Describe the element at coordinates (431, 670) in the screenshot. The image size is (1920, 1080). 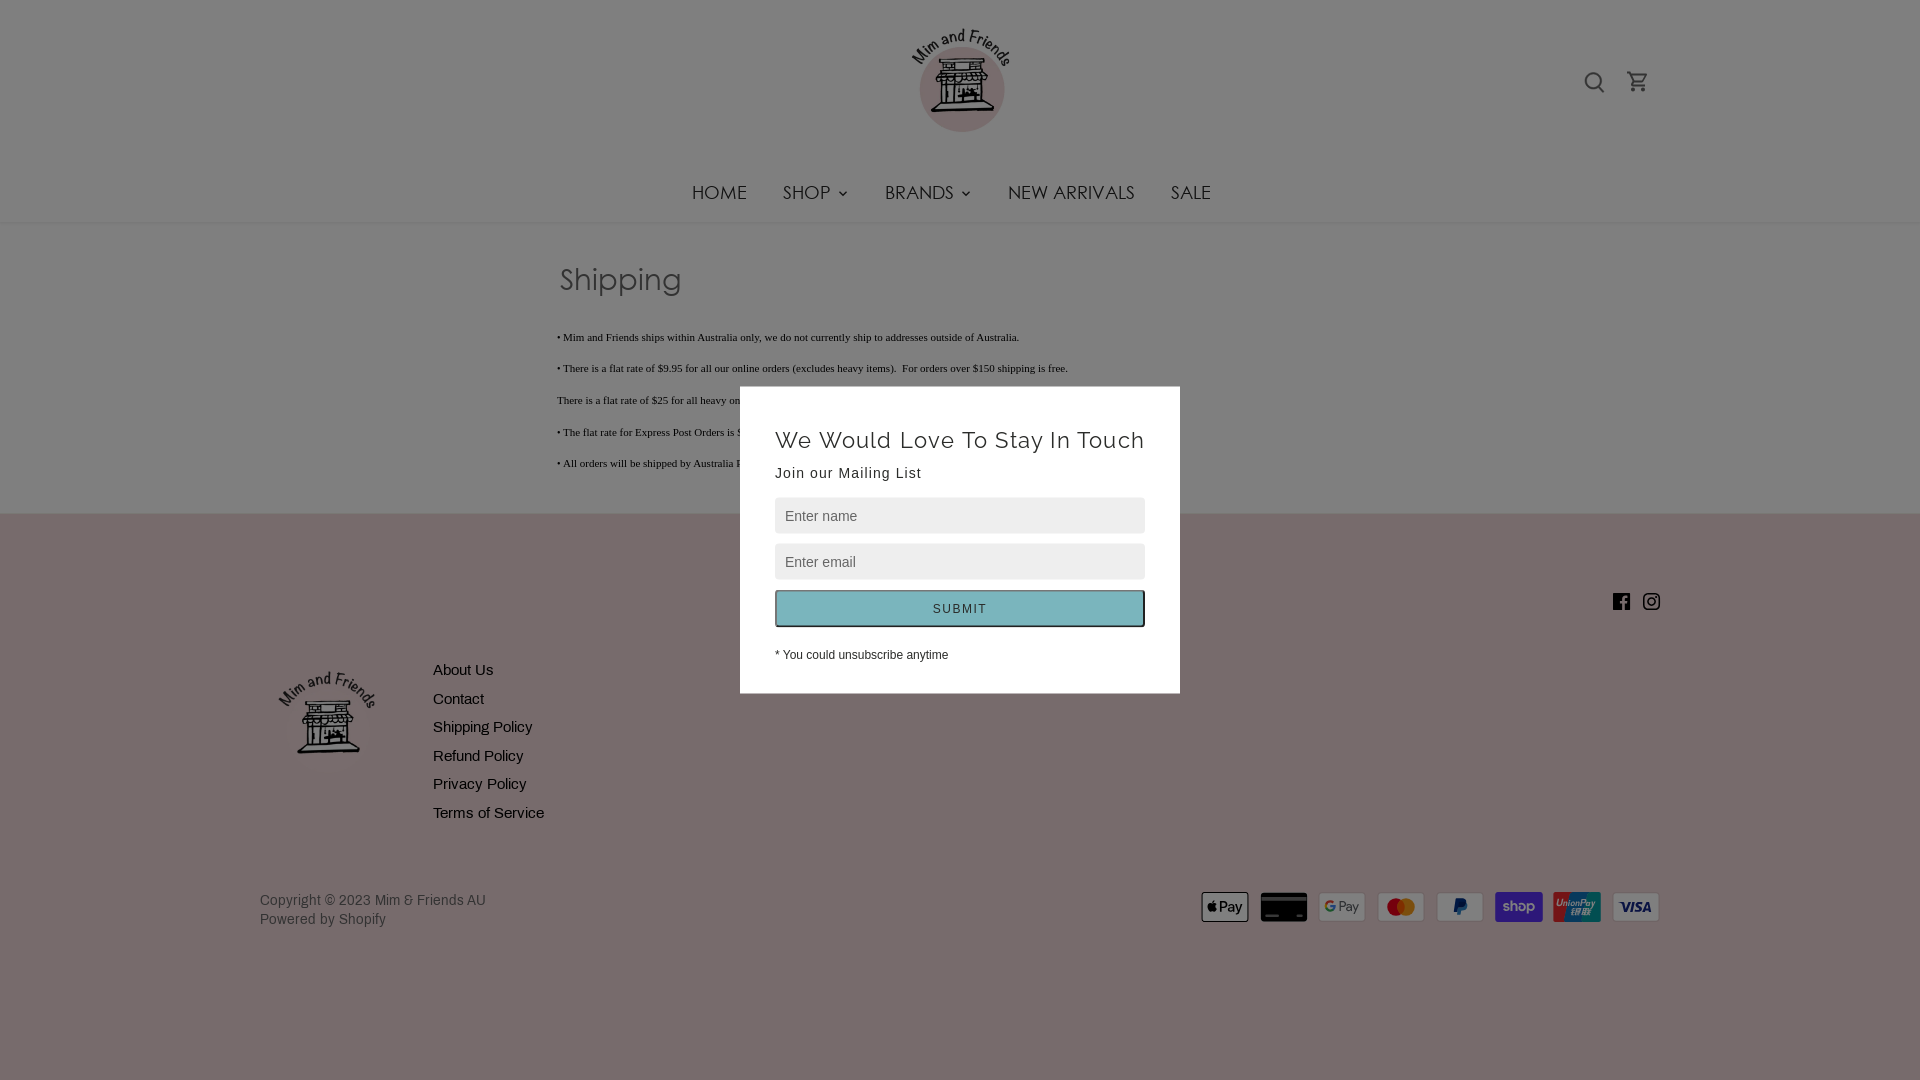
I see `'About Us'` at that location.